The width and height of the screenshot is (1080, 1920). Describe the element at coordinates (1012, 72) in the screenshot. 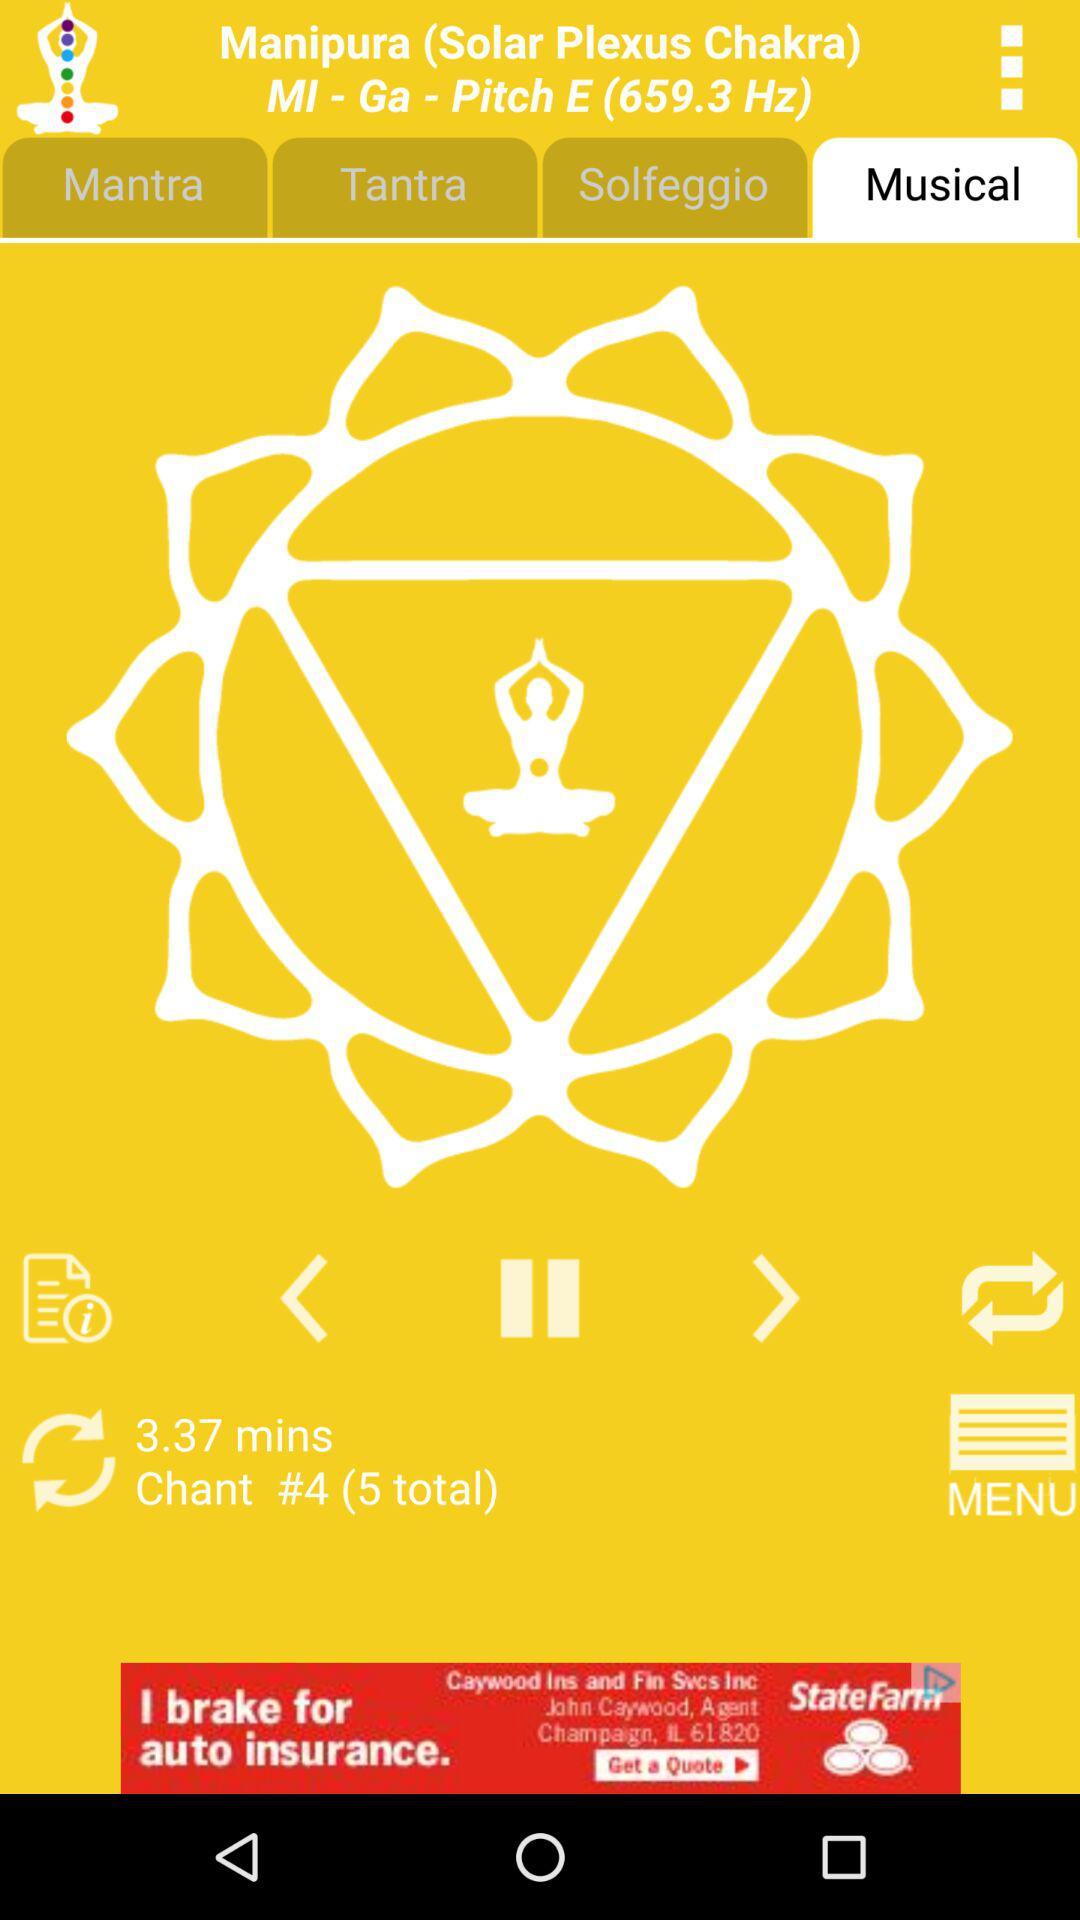

I see `the more icon` at that location.